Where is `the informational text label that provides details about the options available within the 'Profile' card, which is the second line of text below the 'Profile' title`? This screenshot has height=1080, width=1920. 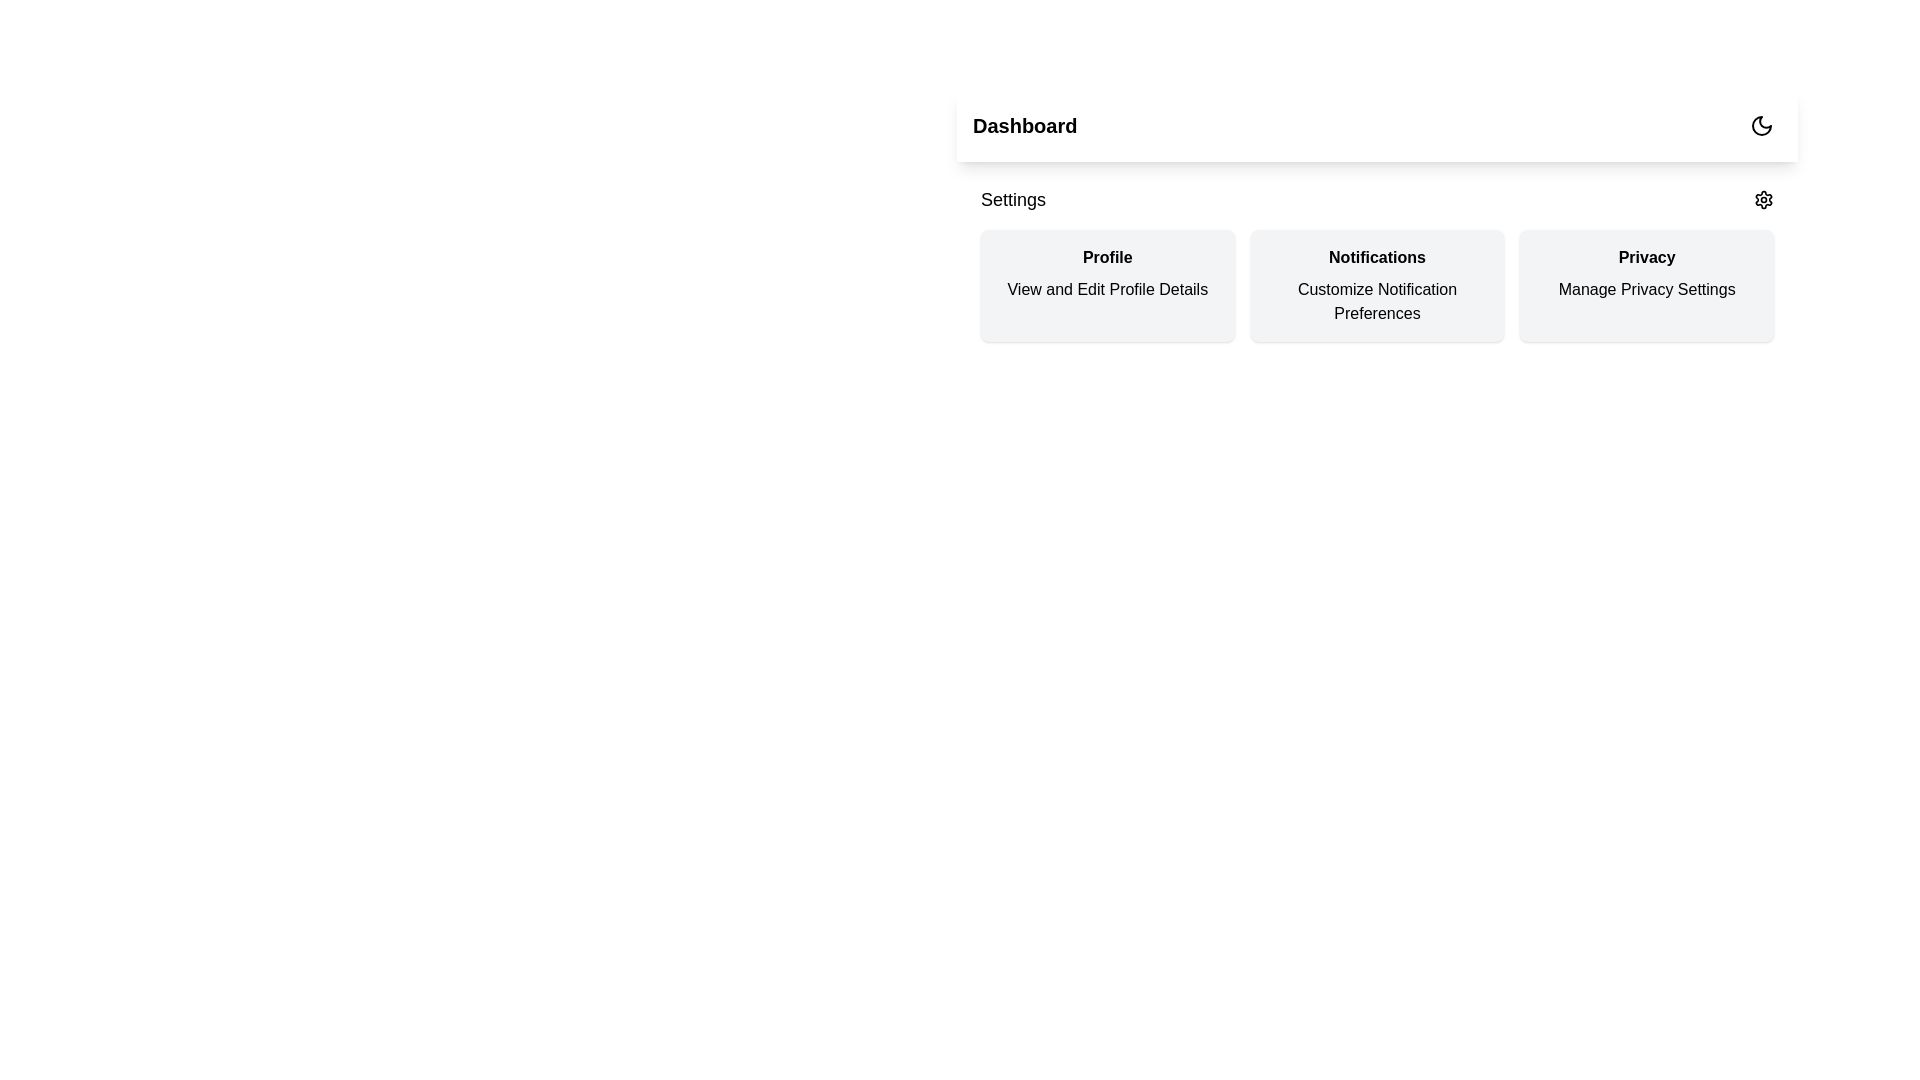
the informational text label that provides details about the options available within the 'Profile' card, which is the second line of text below the 'Profile' title is located at coordinates (1106, 289).